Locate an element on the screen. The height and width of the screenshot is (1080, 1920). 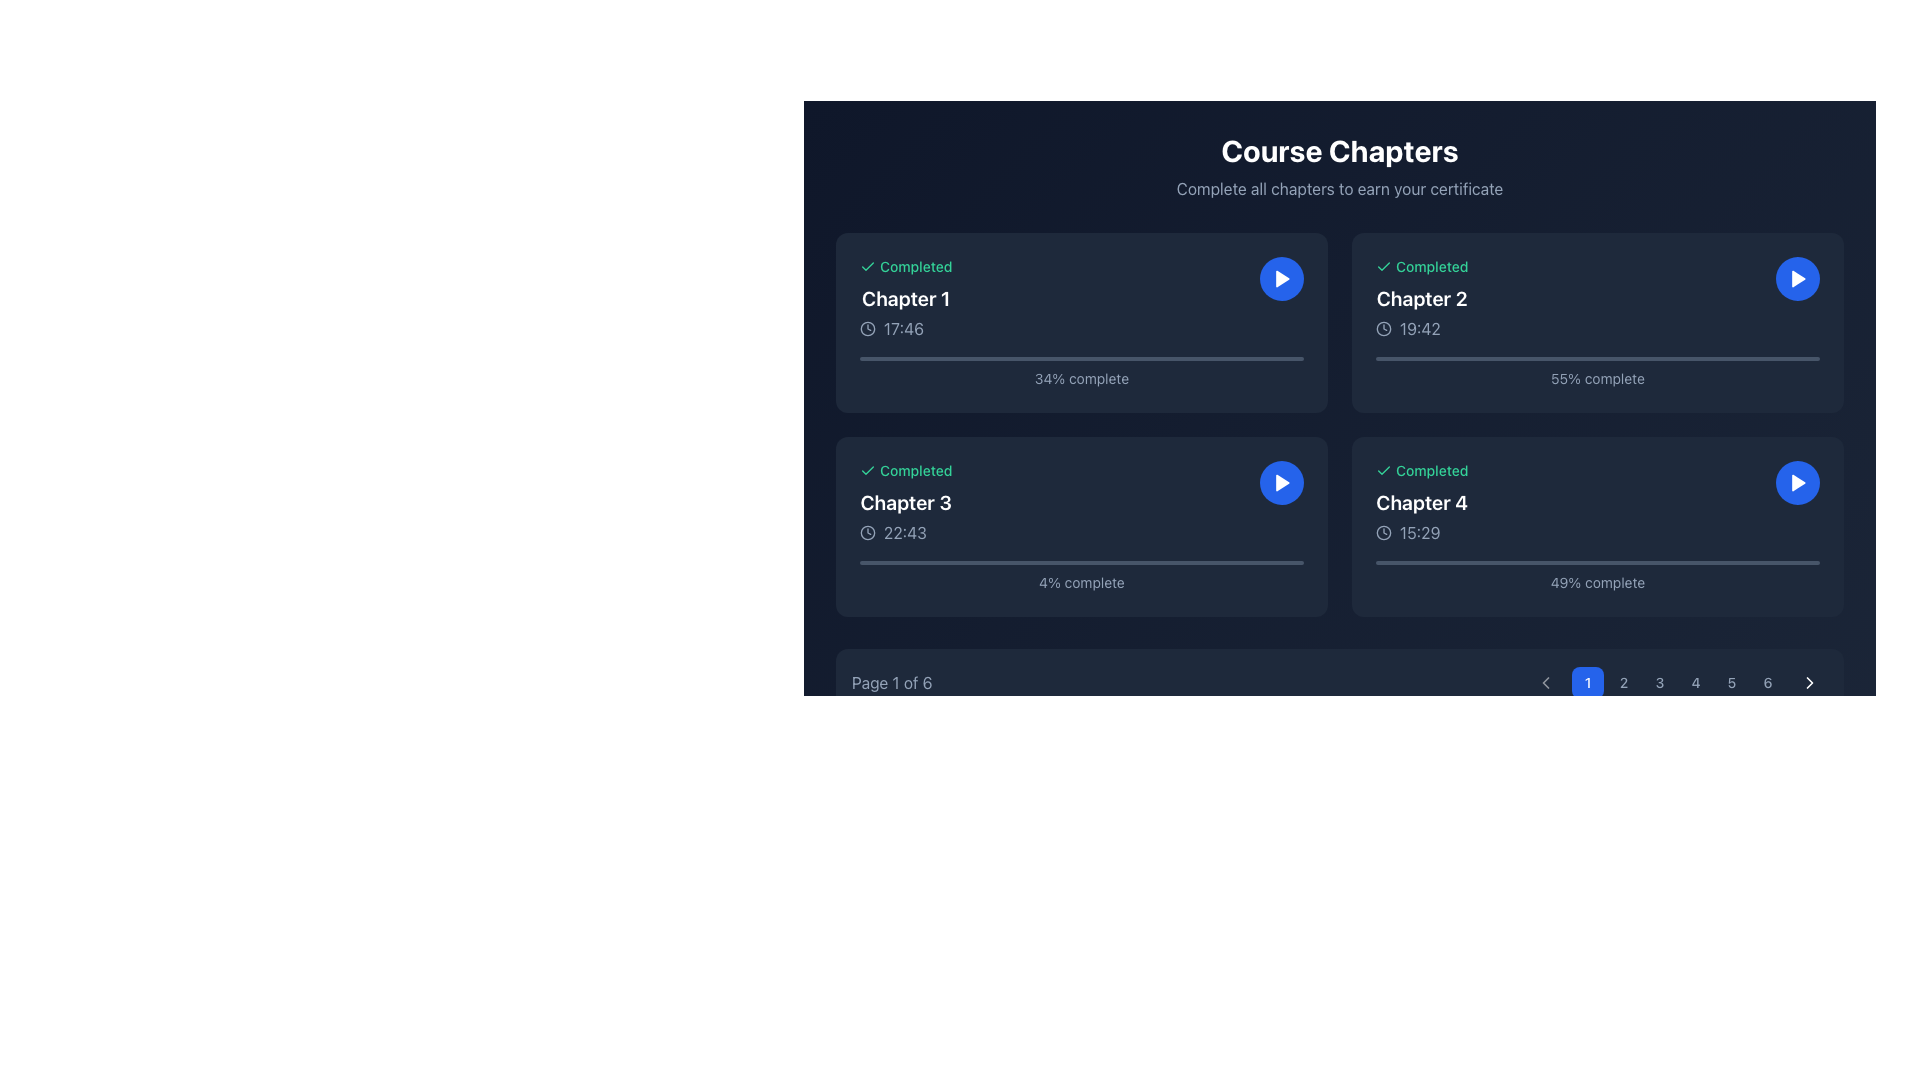
the completed status icon located at the top left corner of the course chapter status group, preceding the text 'Completed.' is located at coordinates (868, 470).